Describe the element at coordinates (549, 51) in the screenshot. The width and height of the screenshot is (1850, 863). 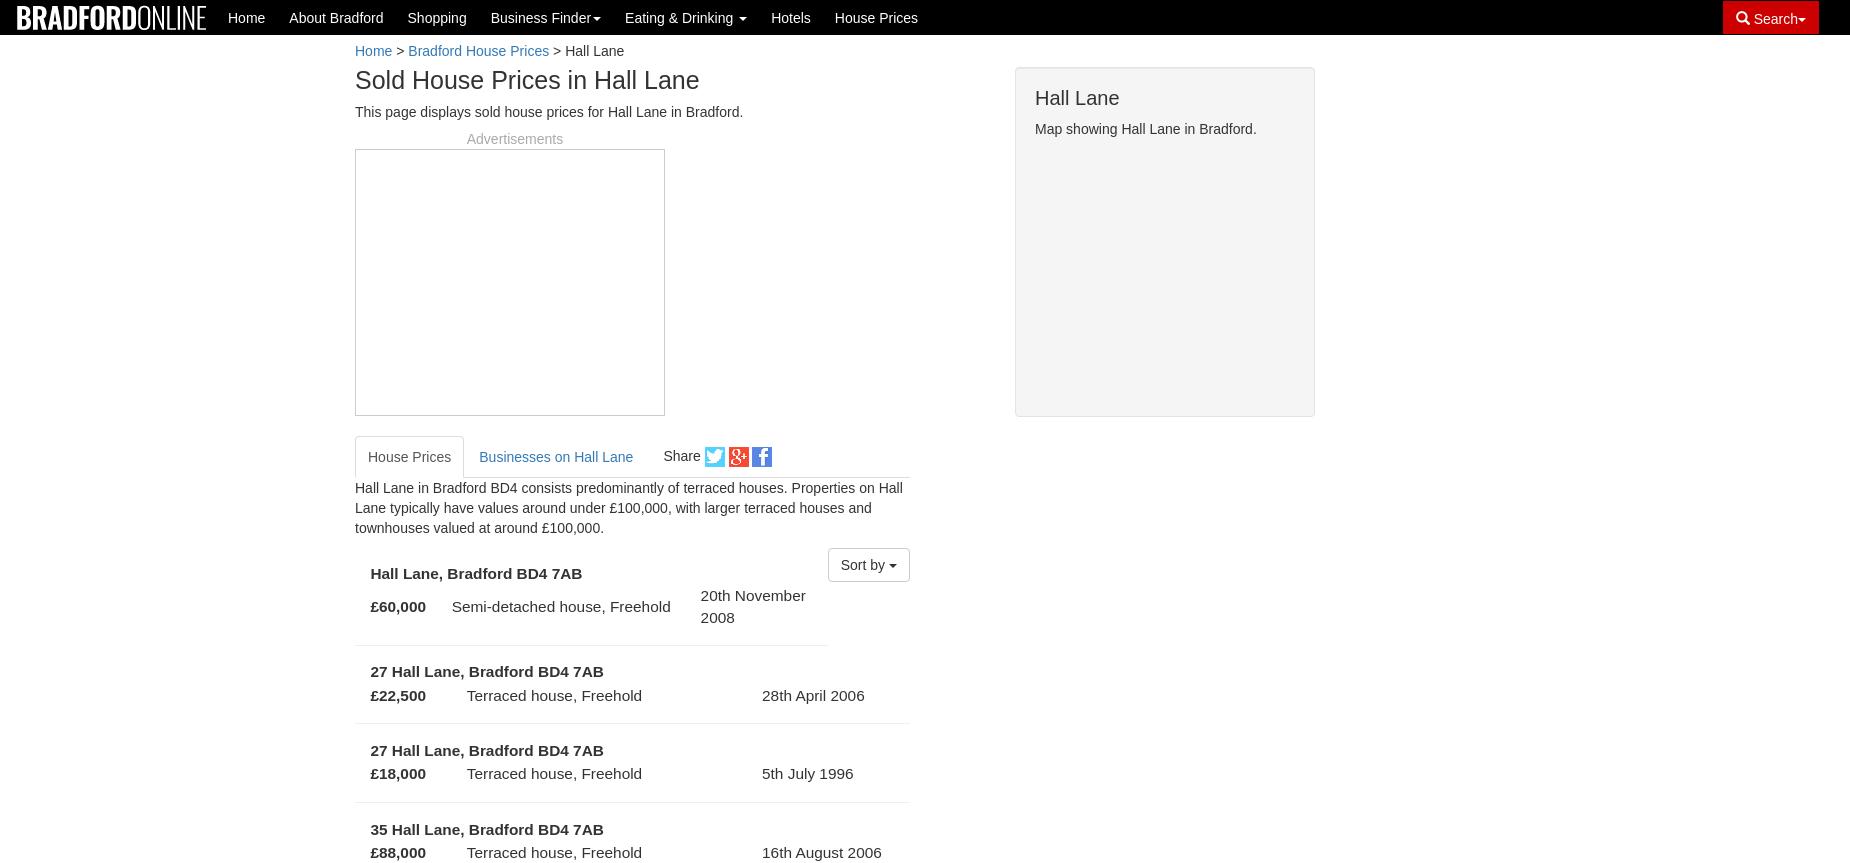
I see `'> Hall Lane'` at that location.